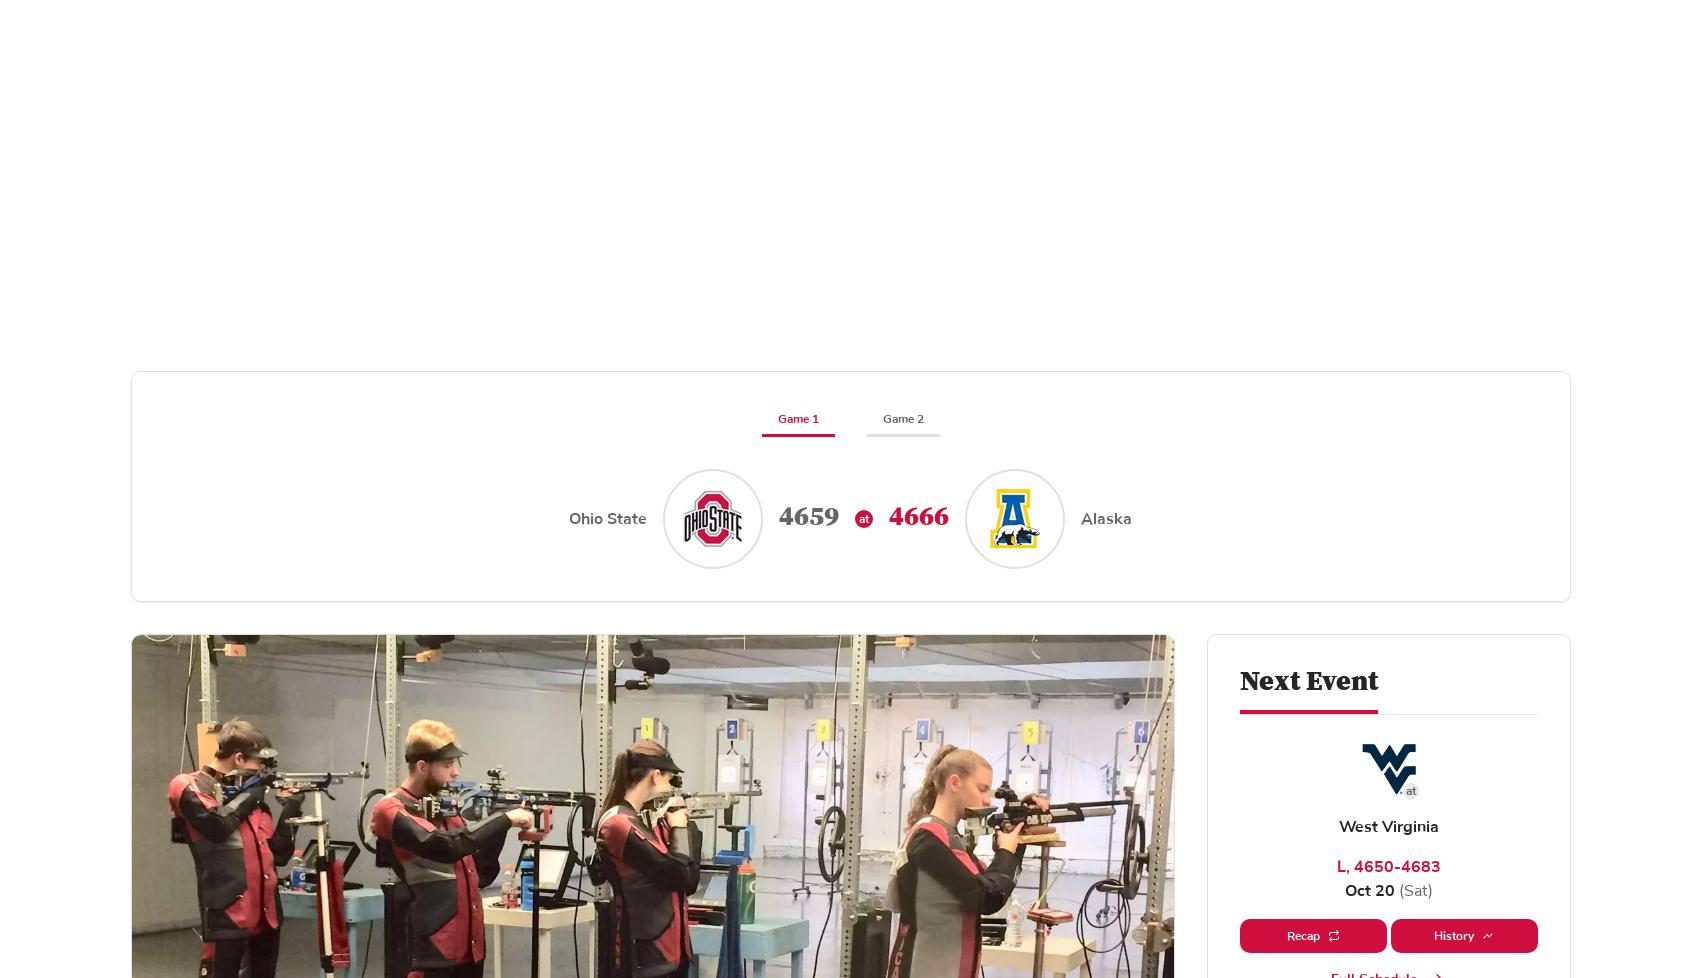 The width and height of the screenshot is (1701, 978). Describe the element at coordinates (577, 710) in the screenshot. I see `'Sunday, October 08'` at that location.